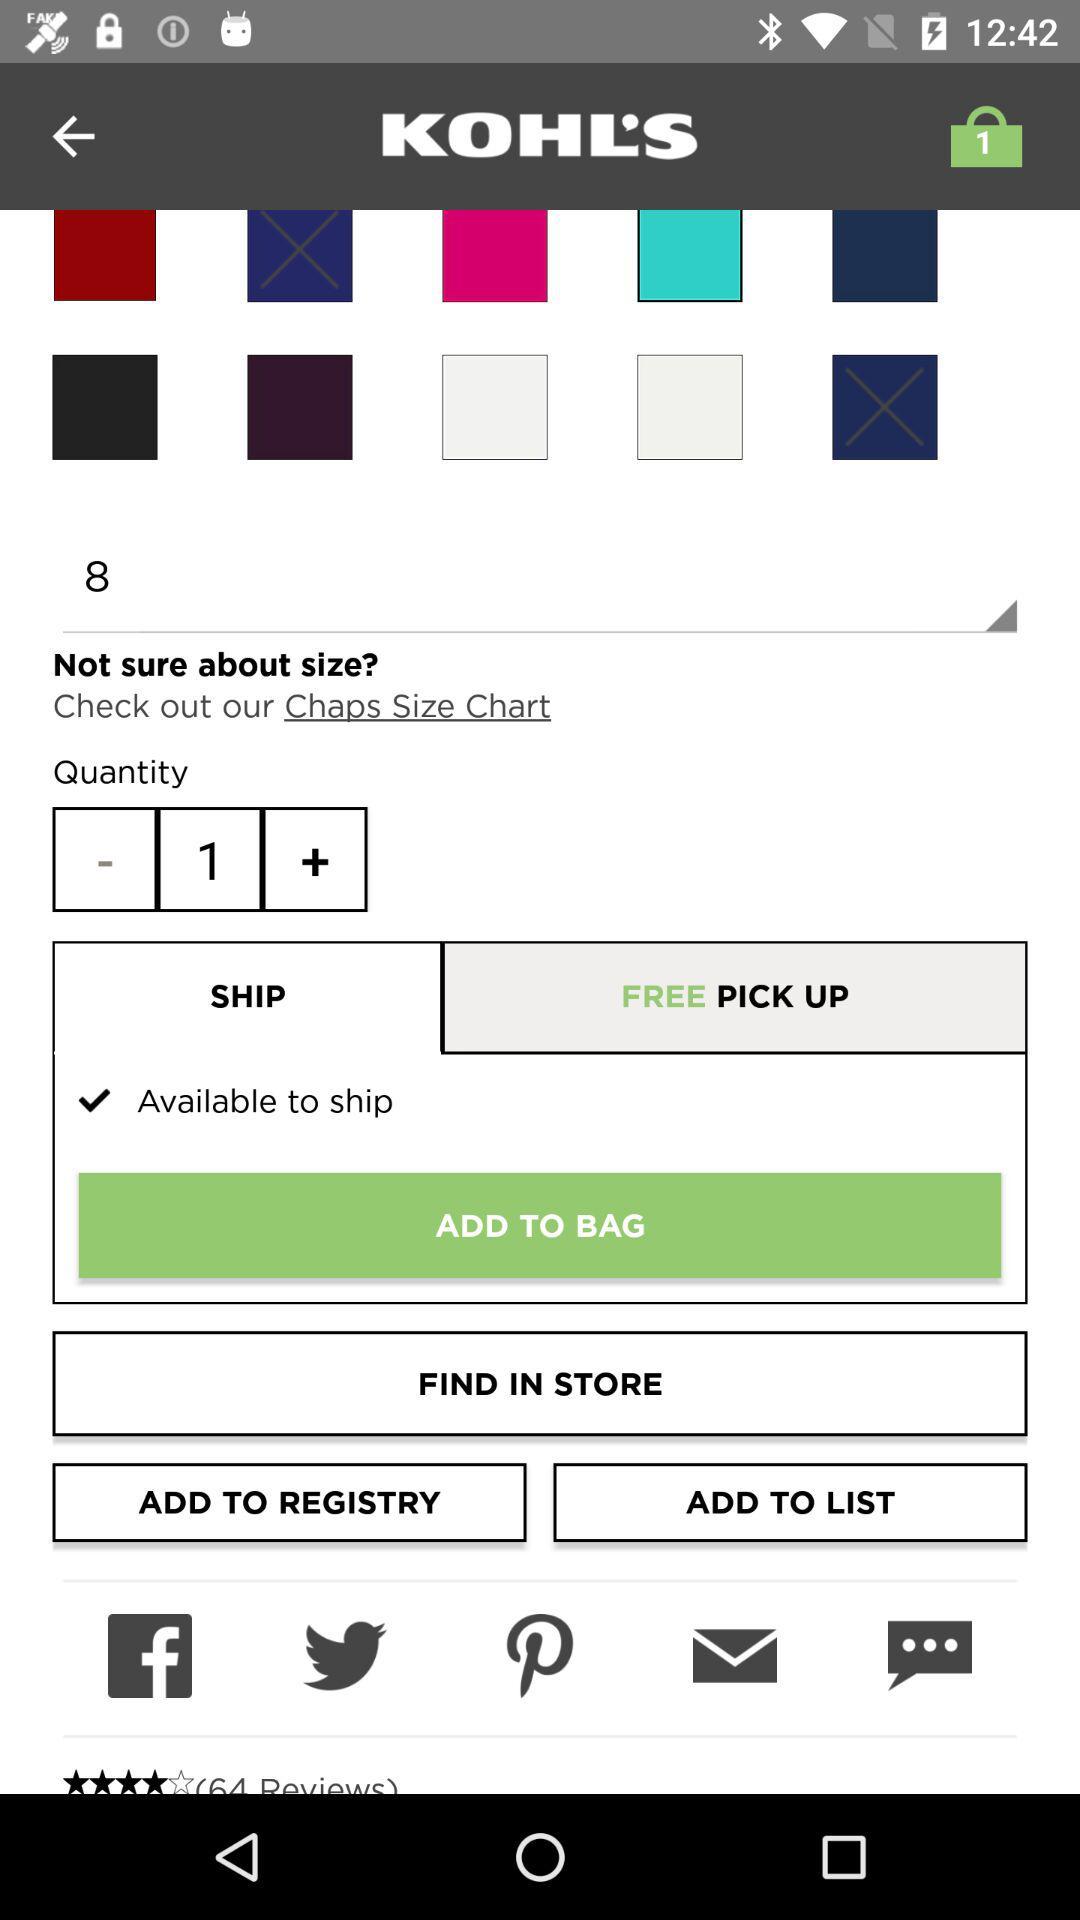  What do you see at coordinates (104, 255) in the screenshot?
I see `red color choice` at bounding box center [104, 255].